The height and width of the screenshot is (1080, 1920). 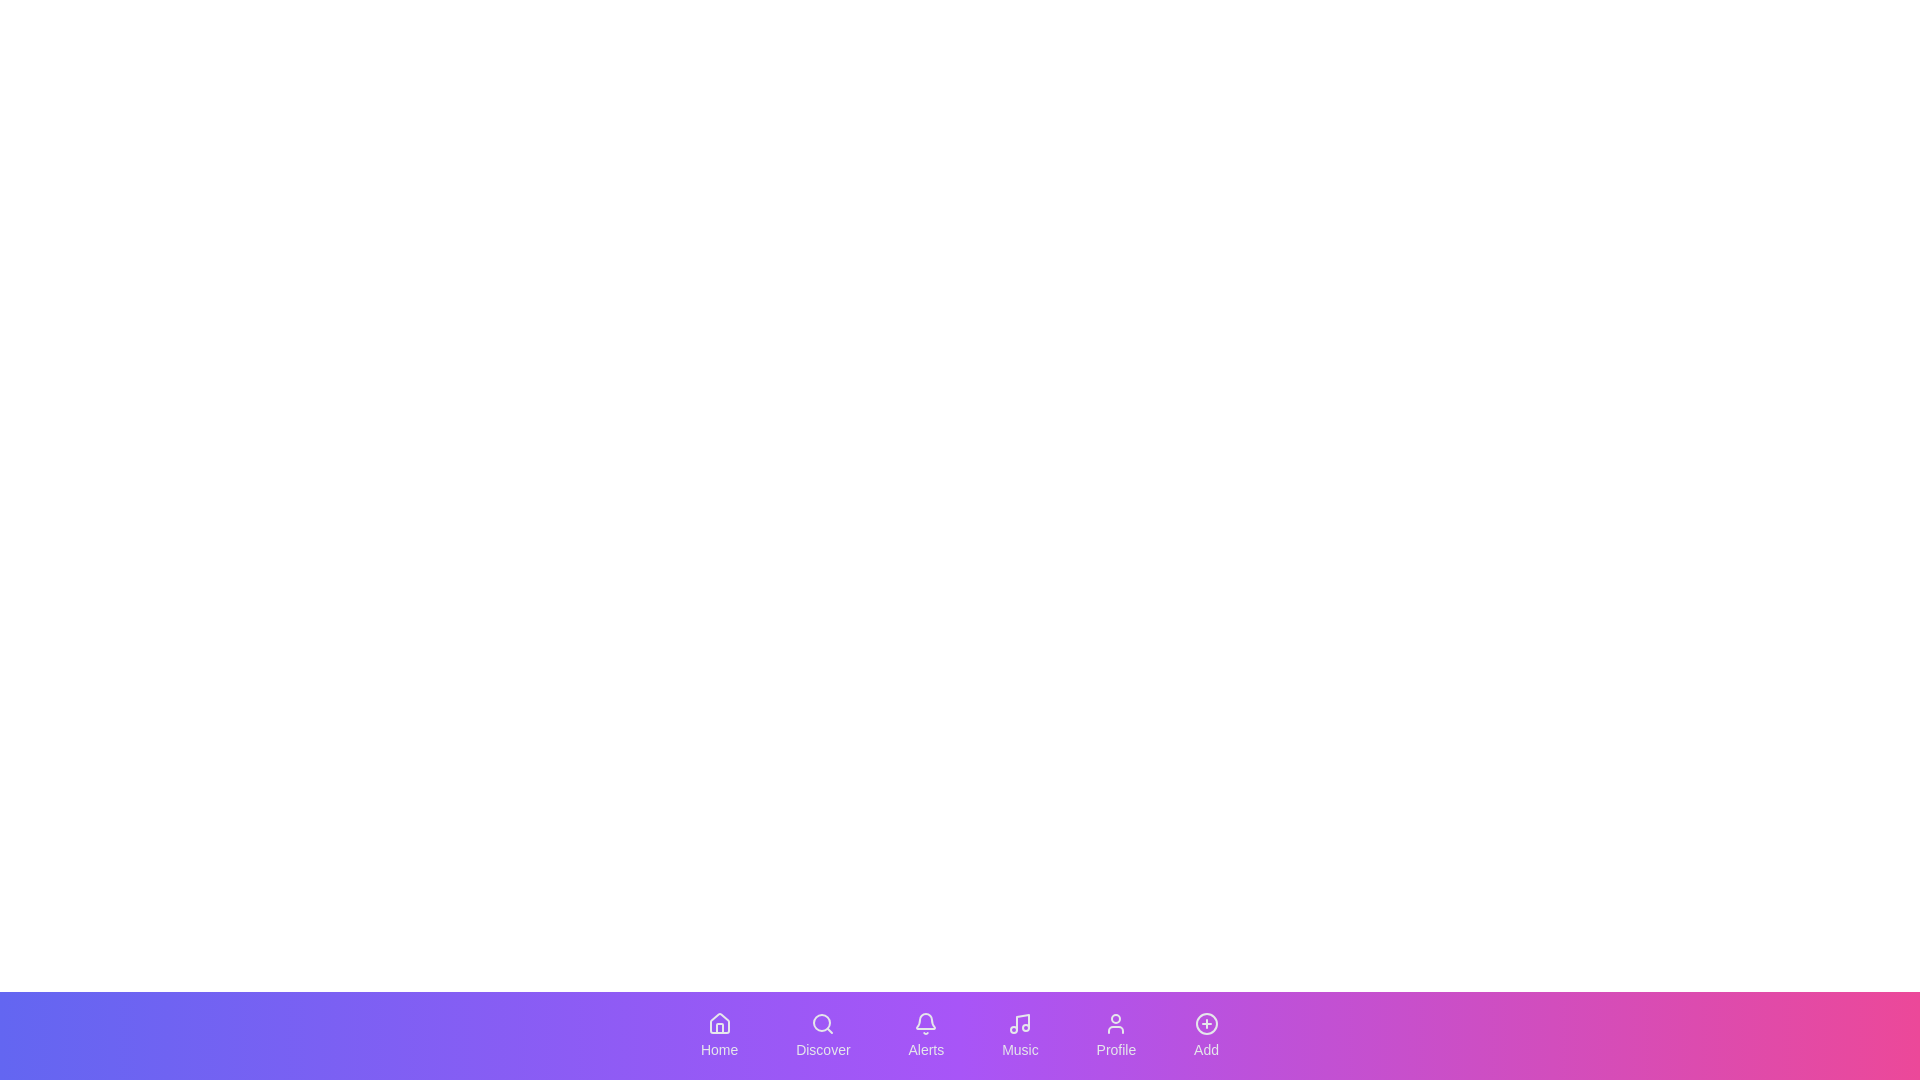 I want to click on the navigation button corresponding to Discover, so click(x=822, y=1035).